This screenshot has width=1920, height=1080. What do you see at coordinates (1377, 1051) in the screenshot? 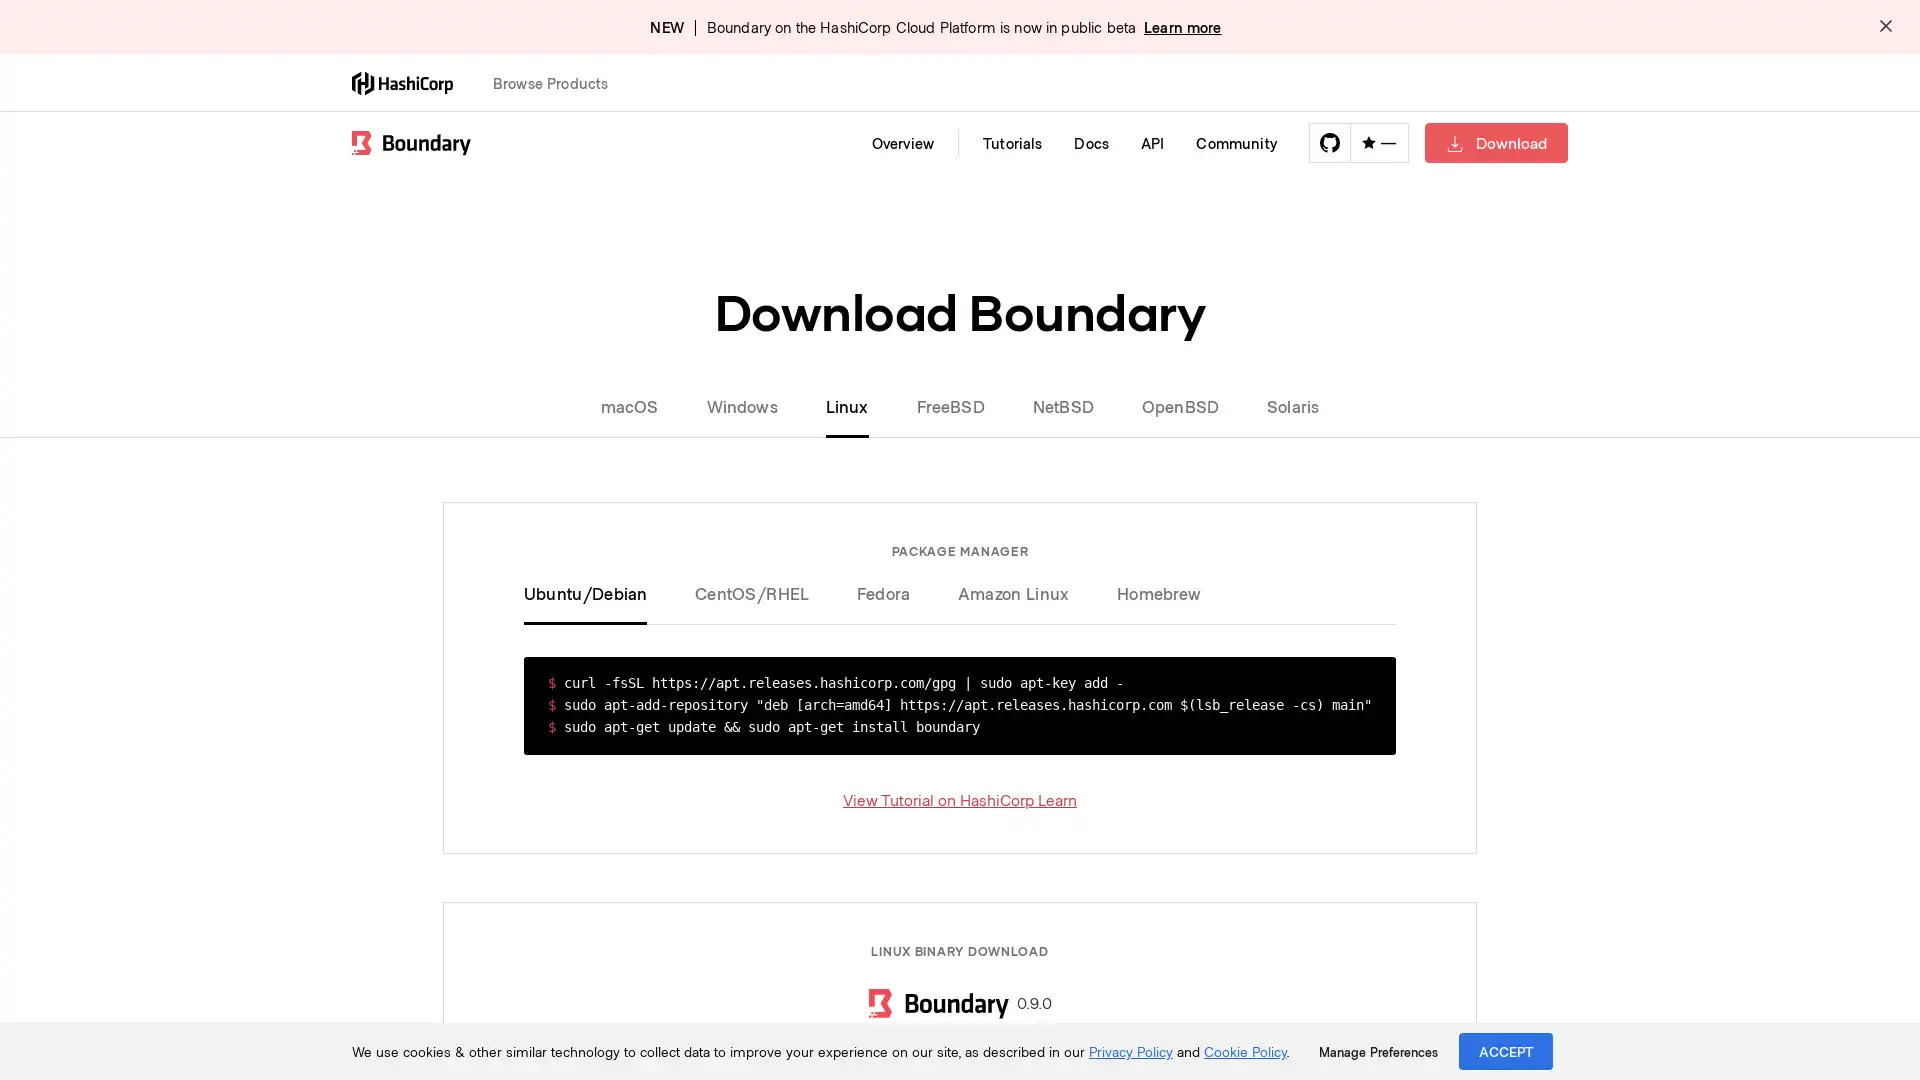
I see `Manage Preferences` at bounding box center [1377, 1051].